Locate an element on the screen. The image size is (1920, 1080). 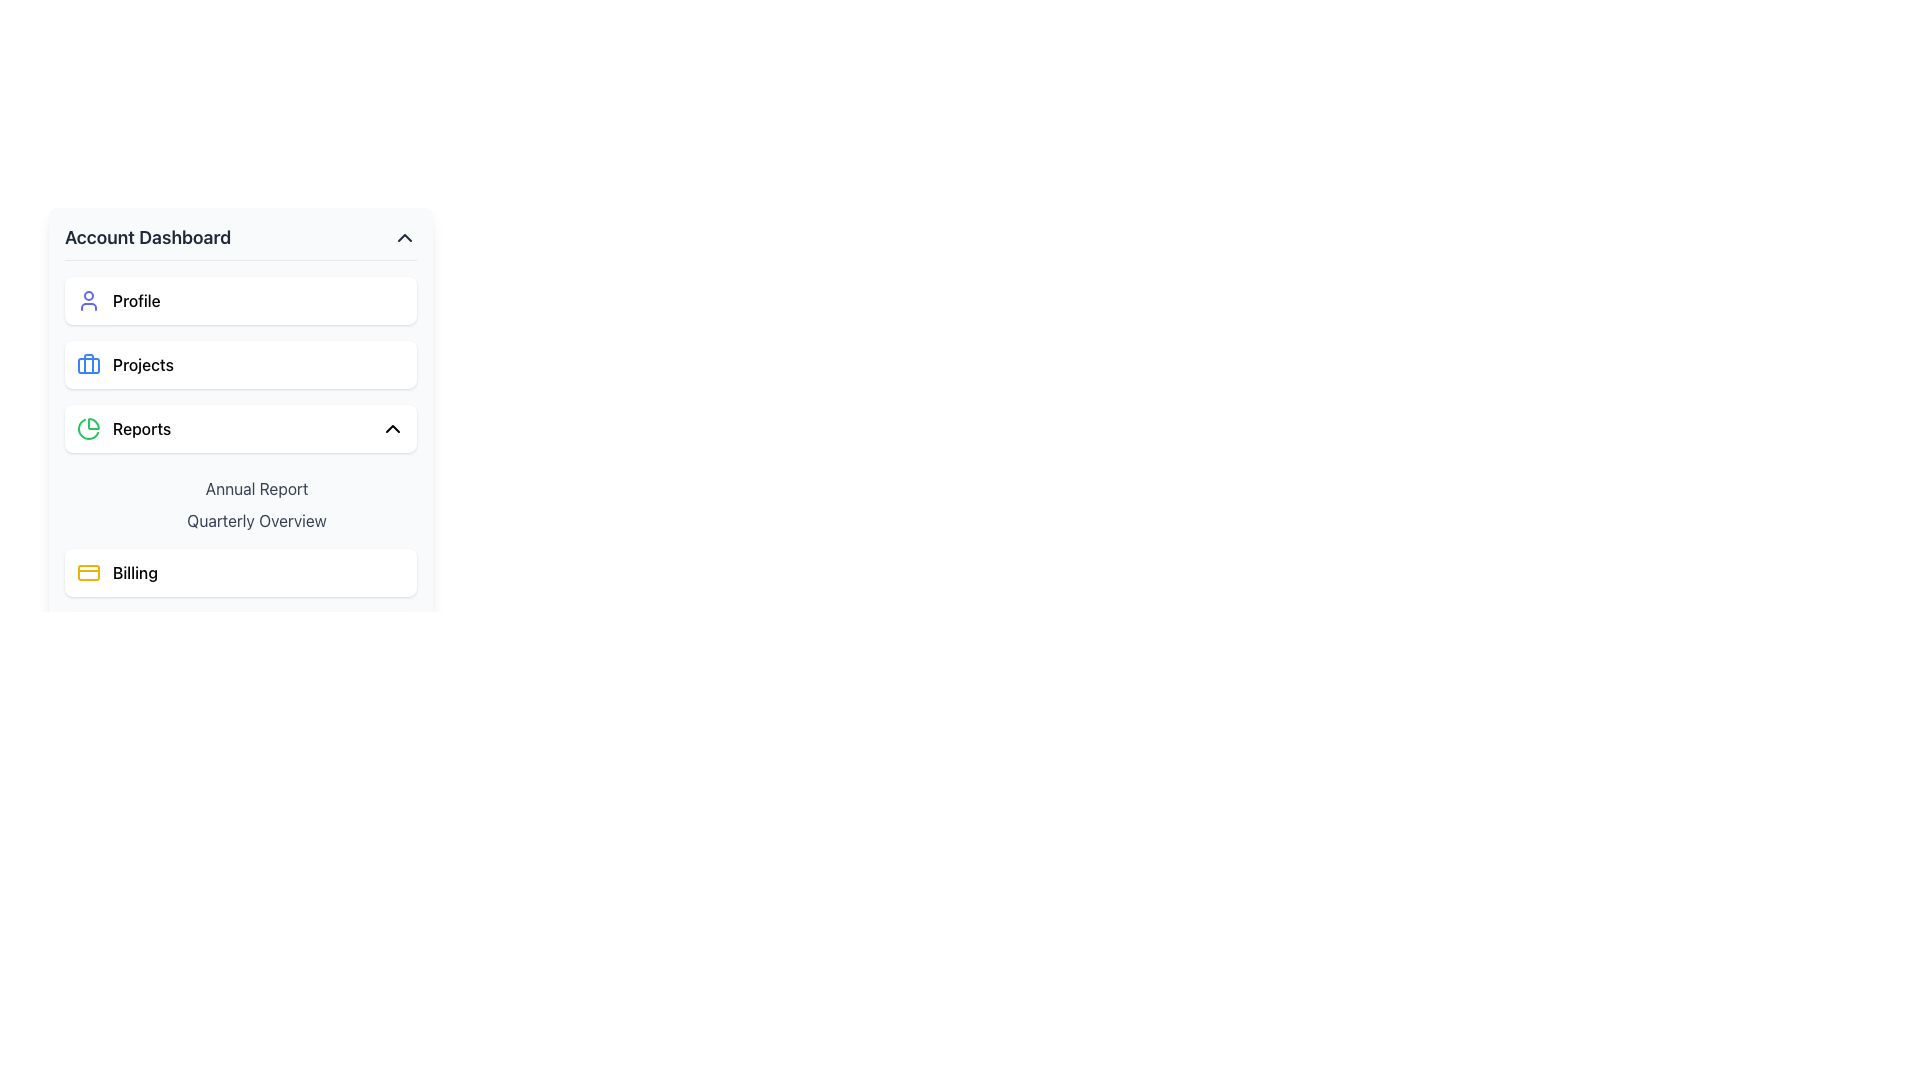
the text label reading 'Annual Report' in the 'Account Dashboard' sidebar, which is styled in medium gray and changes to indigo on hover is located at coordinates (256, 489).